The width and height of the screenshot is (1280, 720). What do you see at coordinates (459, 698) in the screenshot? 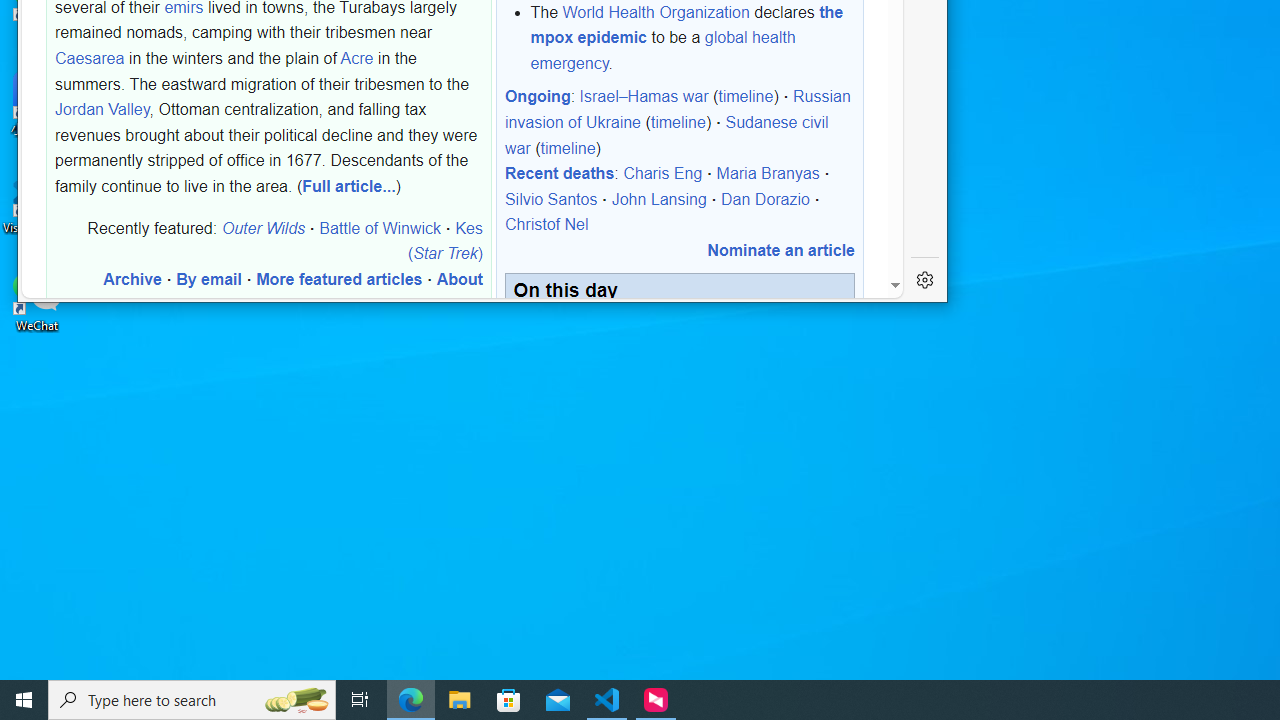
I see `'File Explorer'` at bounding box center [459, 698].